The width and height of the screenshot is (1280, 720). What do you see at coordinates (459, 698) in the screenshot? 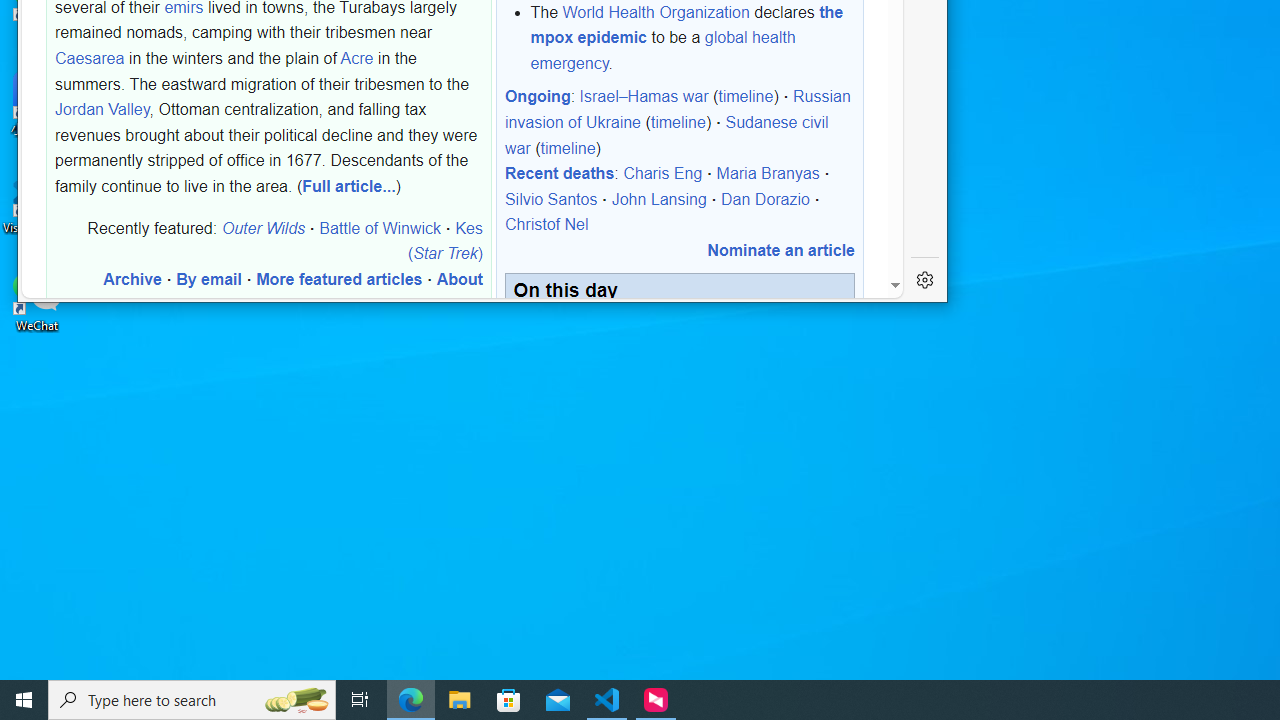
I see `'File Explorer'` at bounding box center [459, 698].